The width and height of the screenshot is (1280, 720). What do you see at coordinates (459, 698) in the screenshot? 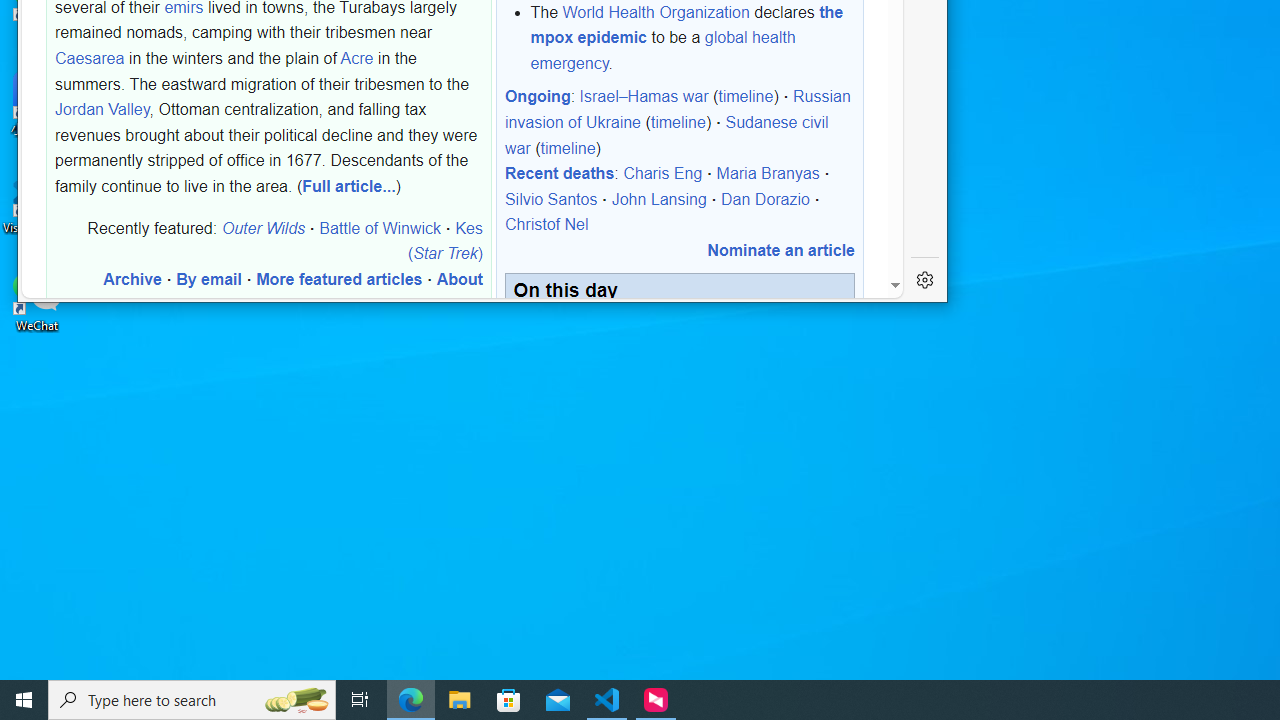
I see `'File Explorer'` at bounding box center [459, 698].